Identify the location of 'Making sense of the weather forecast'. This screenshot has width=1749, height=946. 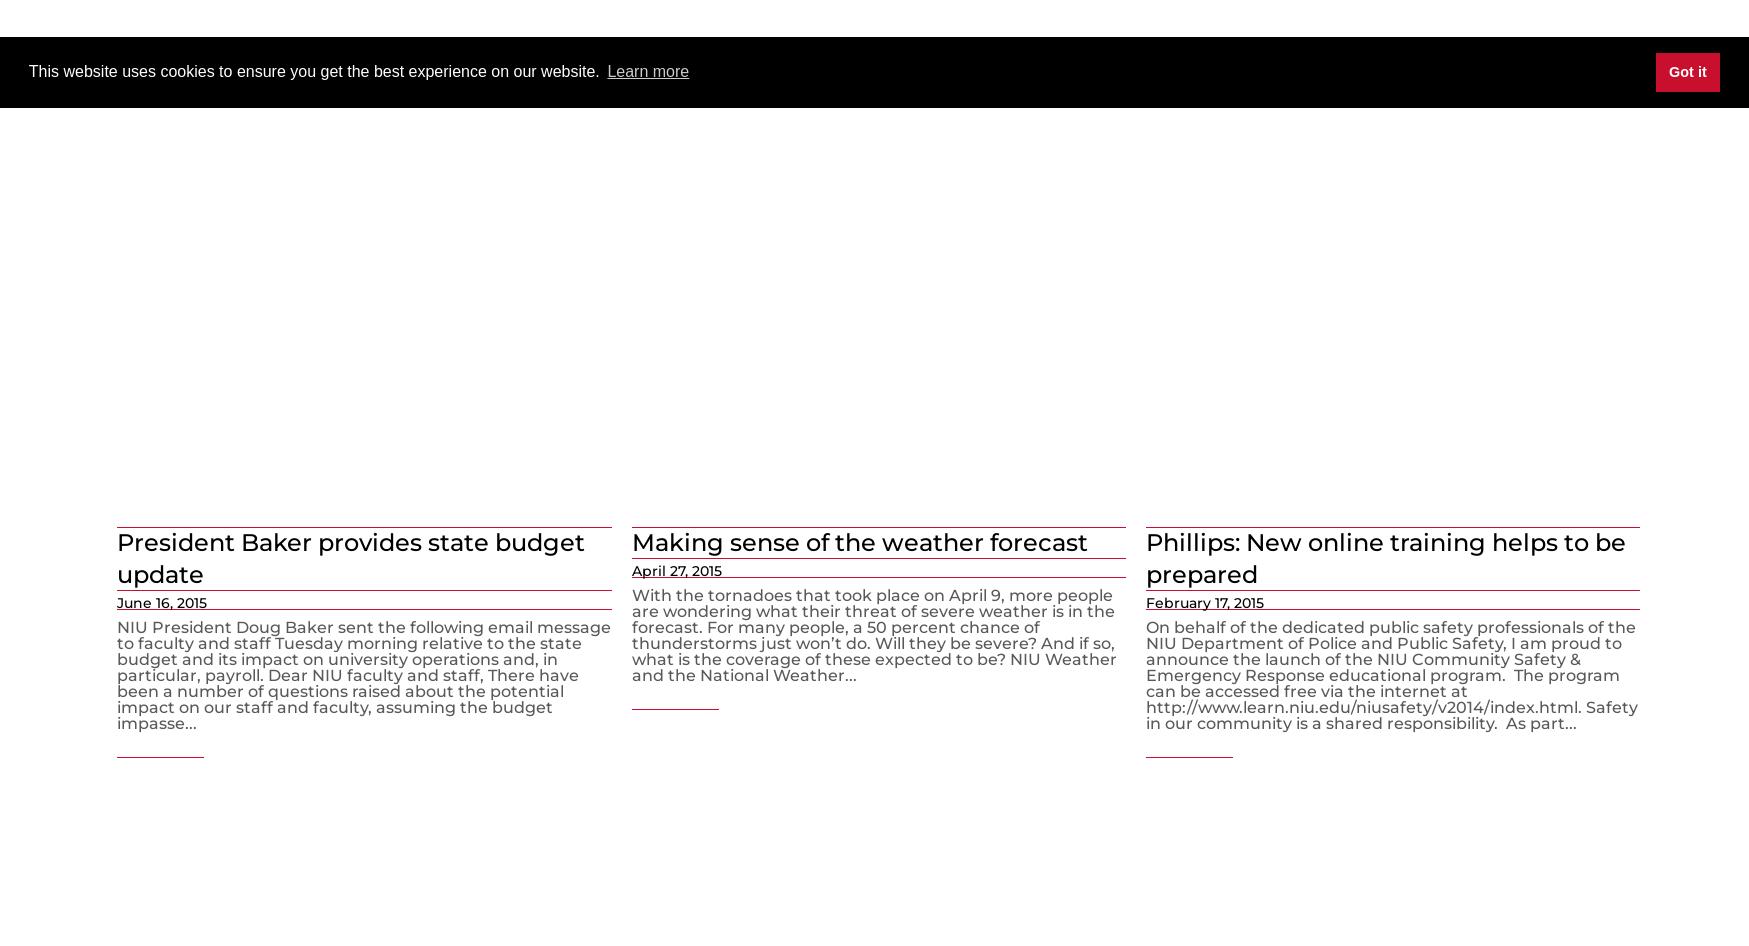
(857, 542).